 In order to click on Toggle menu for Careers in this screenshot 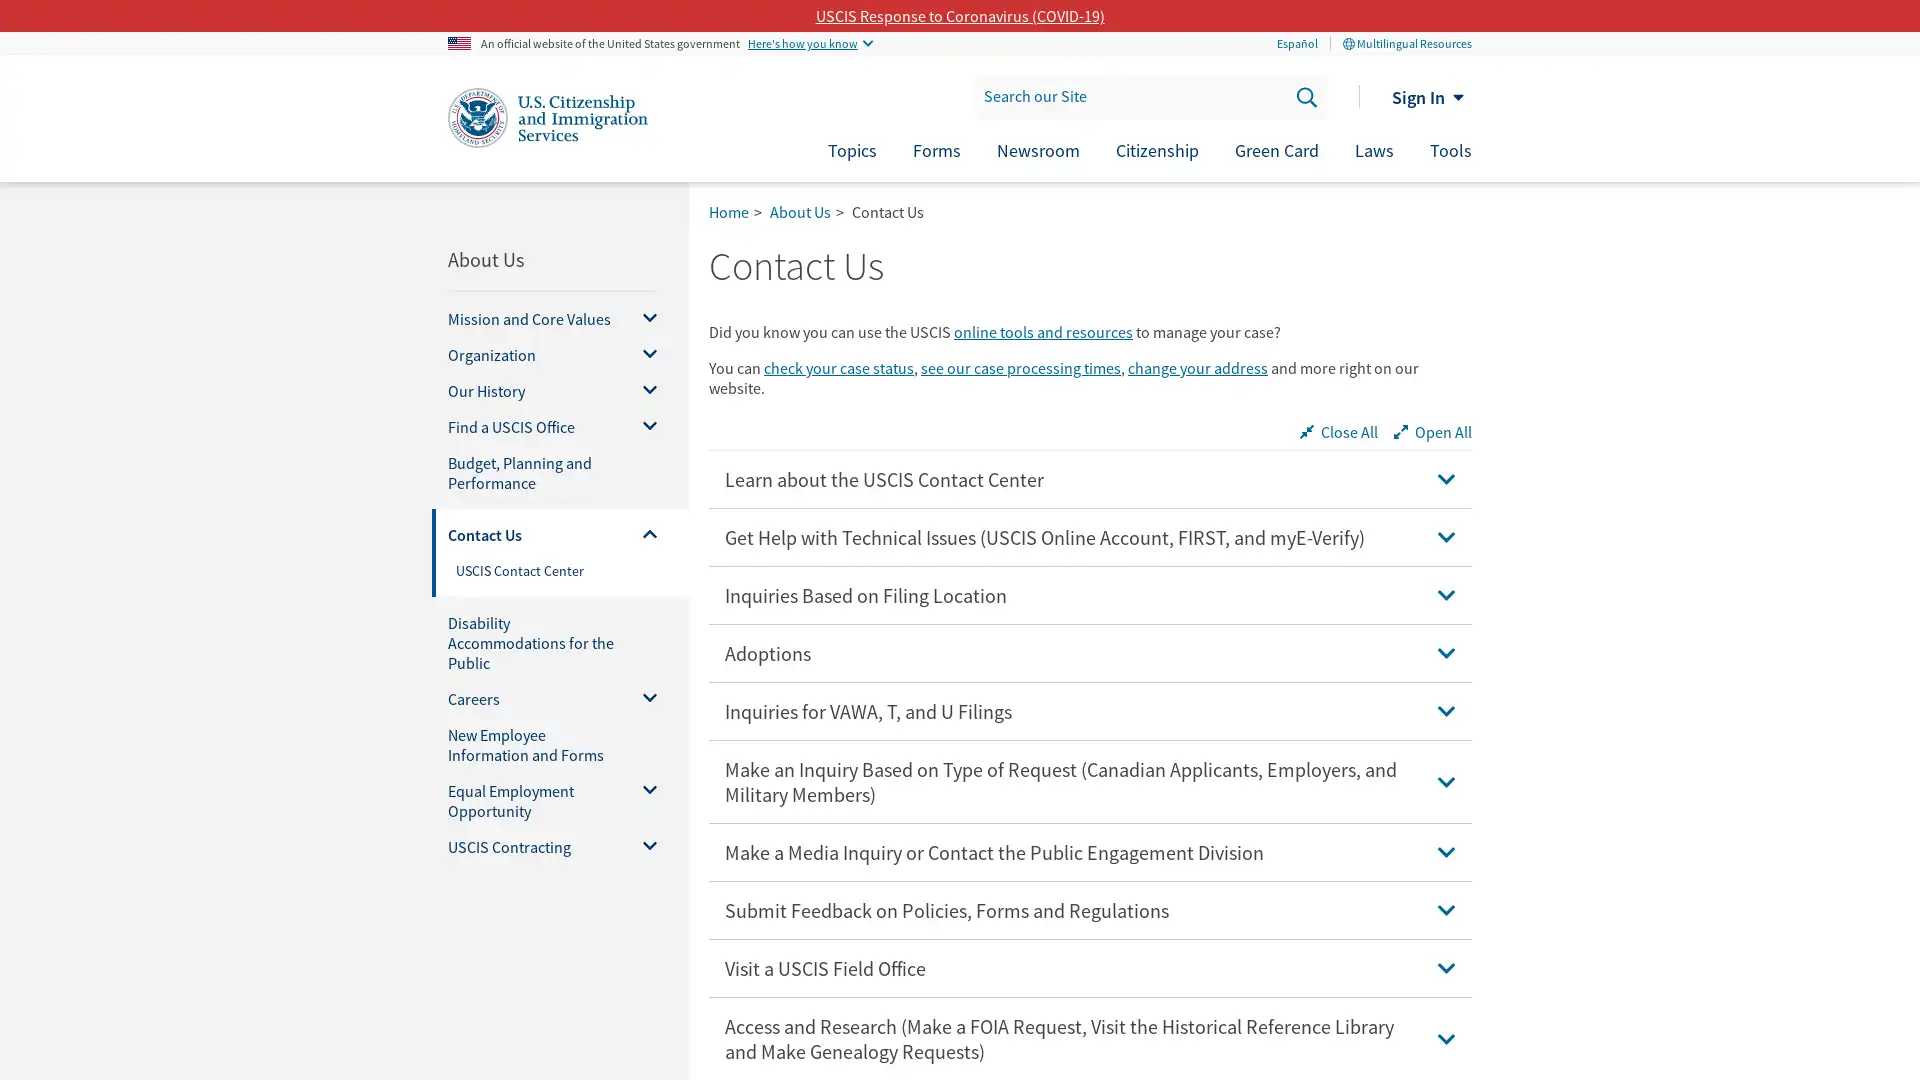, I will do `click(642, 697)`.